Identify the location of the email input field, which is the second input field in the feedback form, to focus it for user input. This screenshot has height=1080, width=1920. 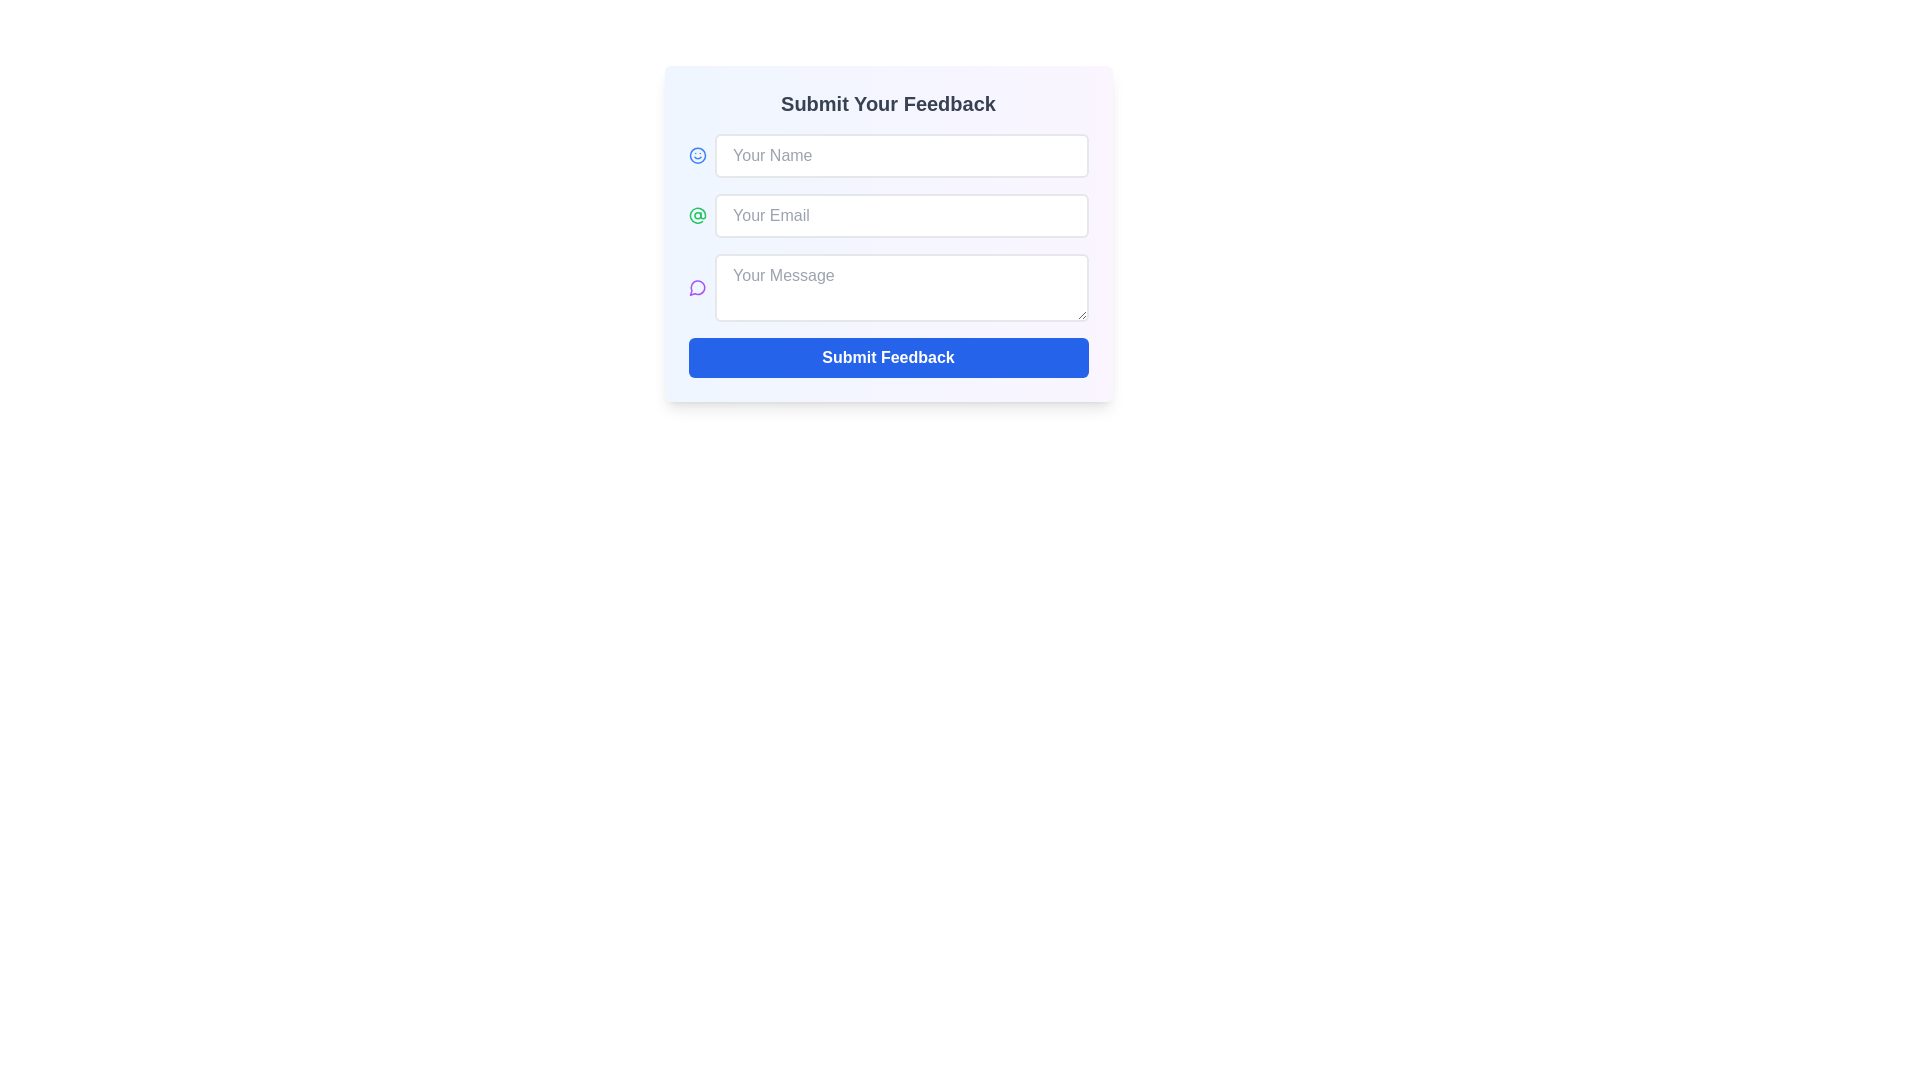
(887, 216).